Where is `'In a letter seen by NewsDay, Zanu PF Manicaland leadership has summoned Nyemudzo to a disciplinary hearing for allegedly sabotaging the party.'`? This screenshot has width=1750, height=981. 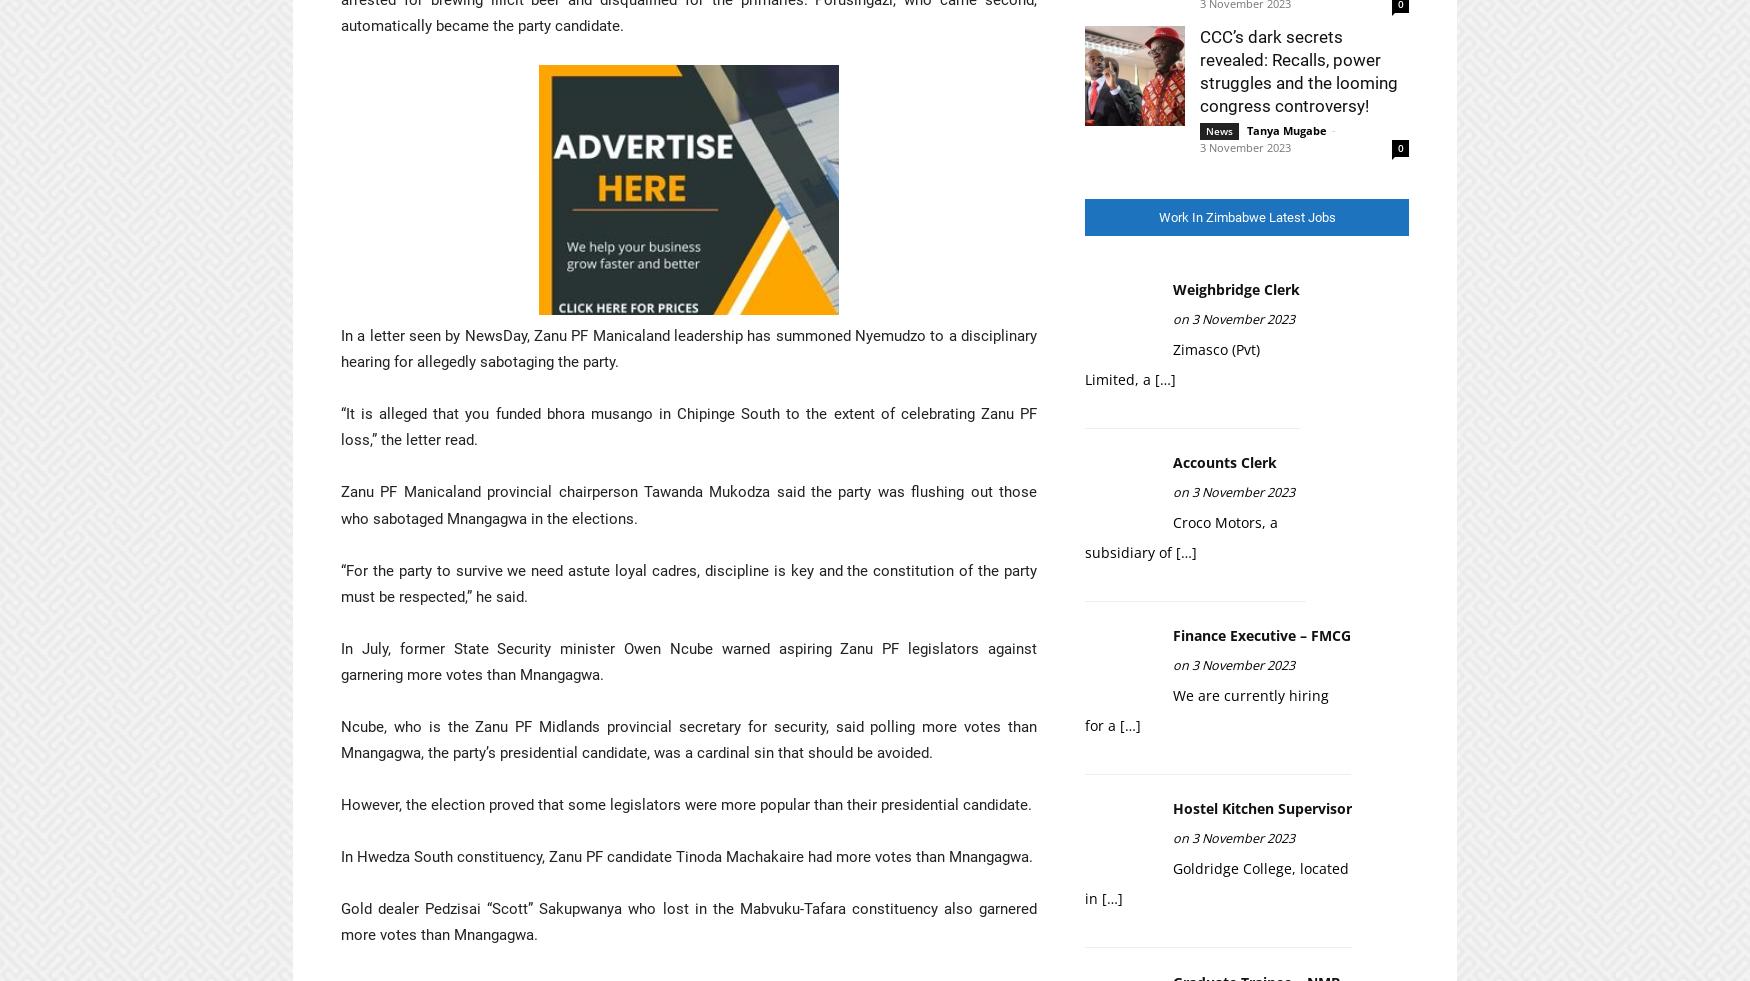 'In a letter seen by NewsDay, Zanu PF Manicaland leadership has summoned Nyemudzo to a disciplinary hearing for allegedly sabotaging the party.' is located at coordinates (688, 348).